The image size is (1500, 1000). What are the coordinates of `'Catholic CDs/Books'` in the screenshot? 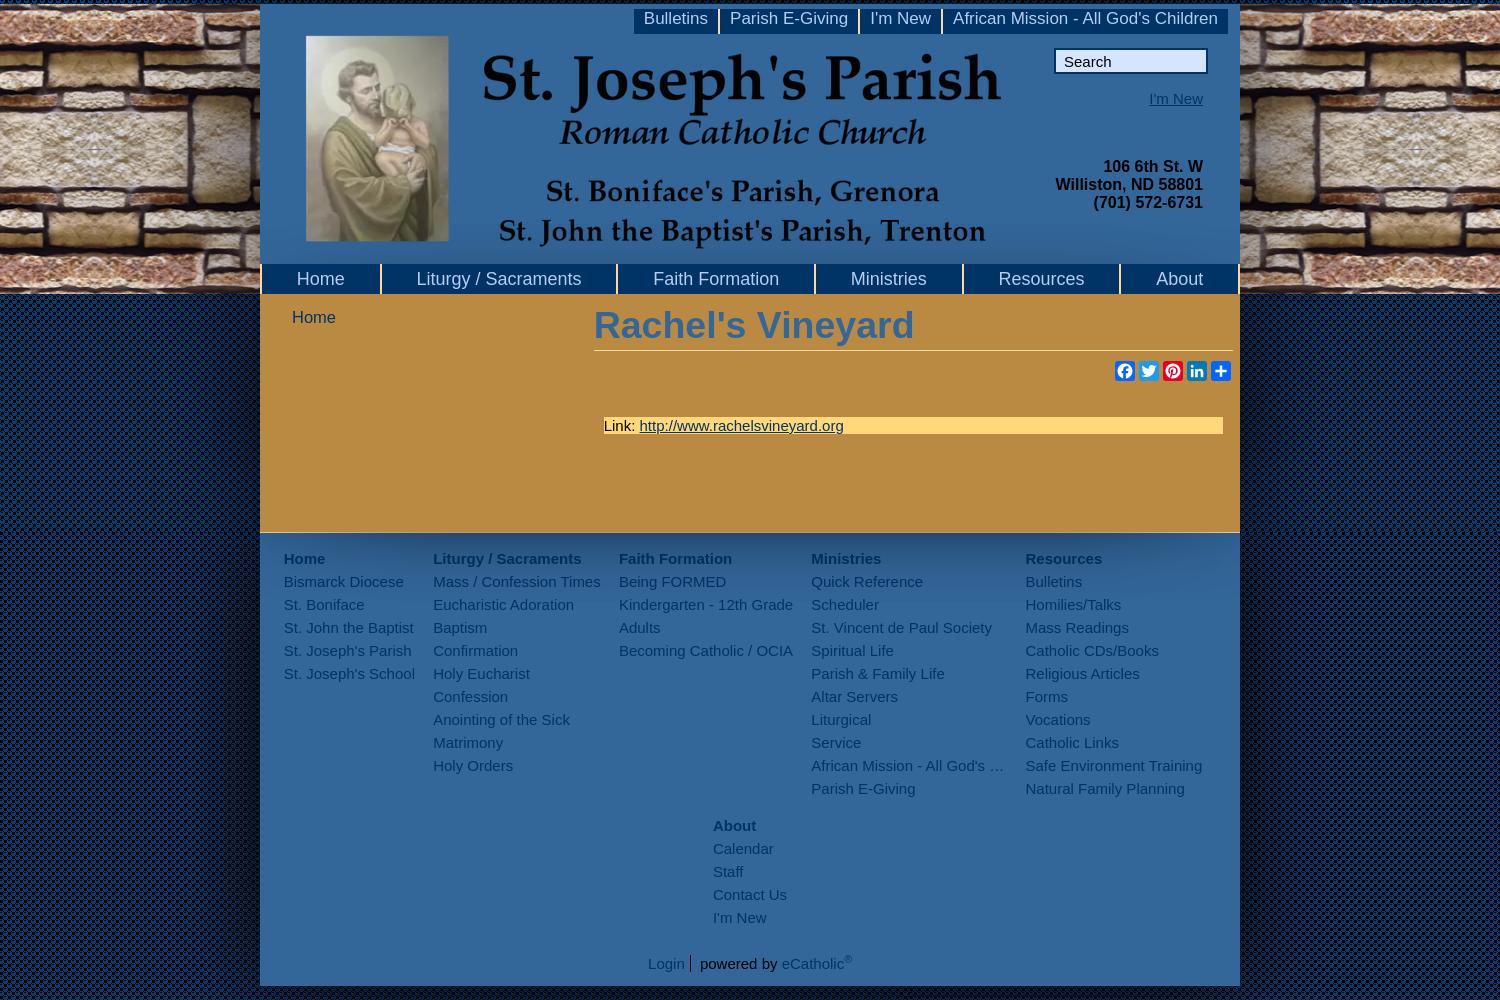 It's located at (1090, 650).